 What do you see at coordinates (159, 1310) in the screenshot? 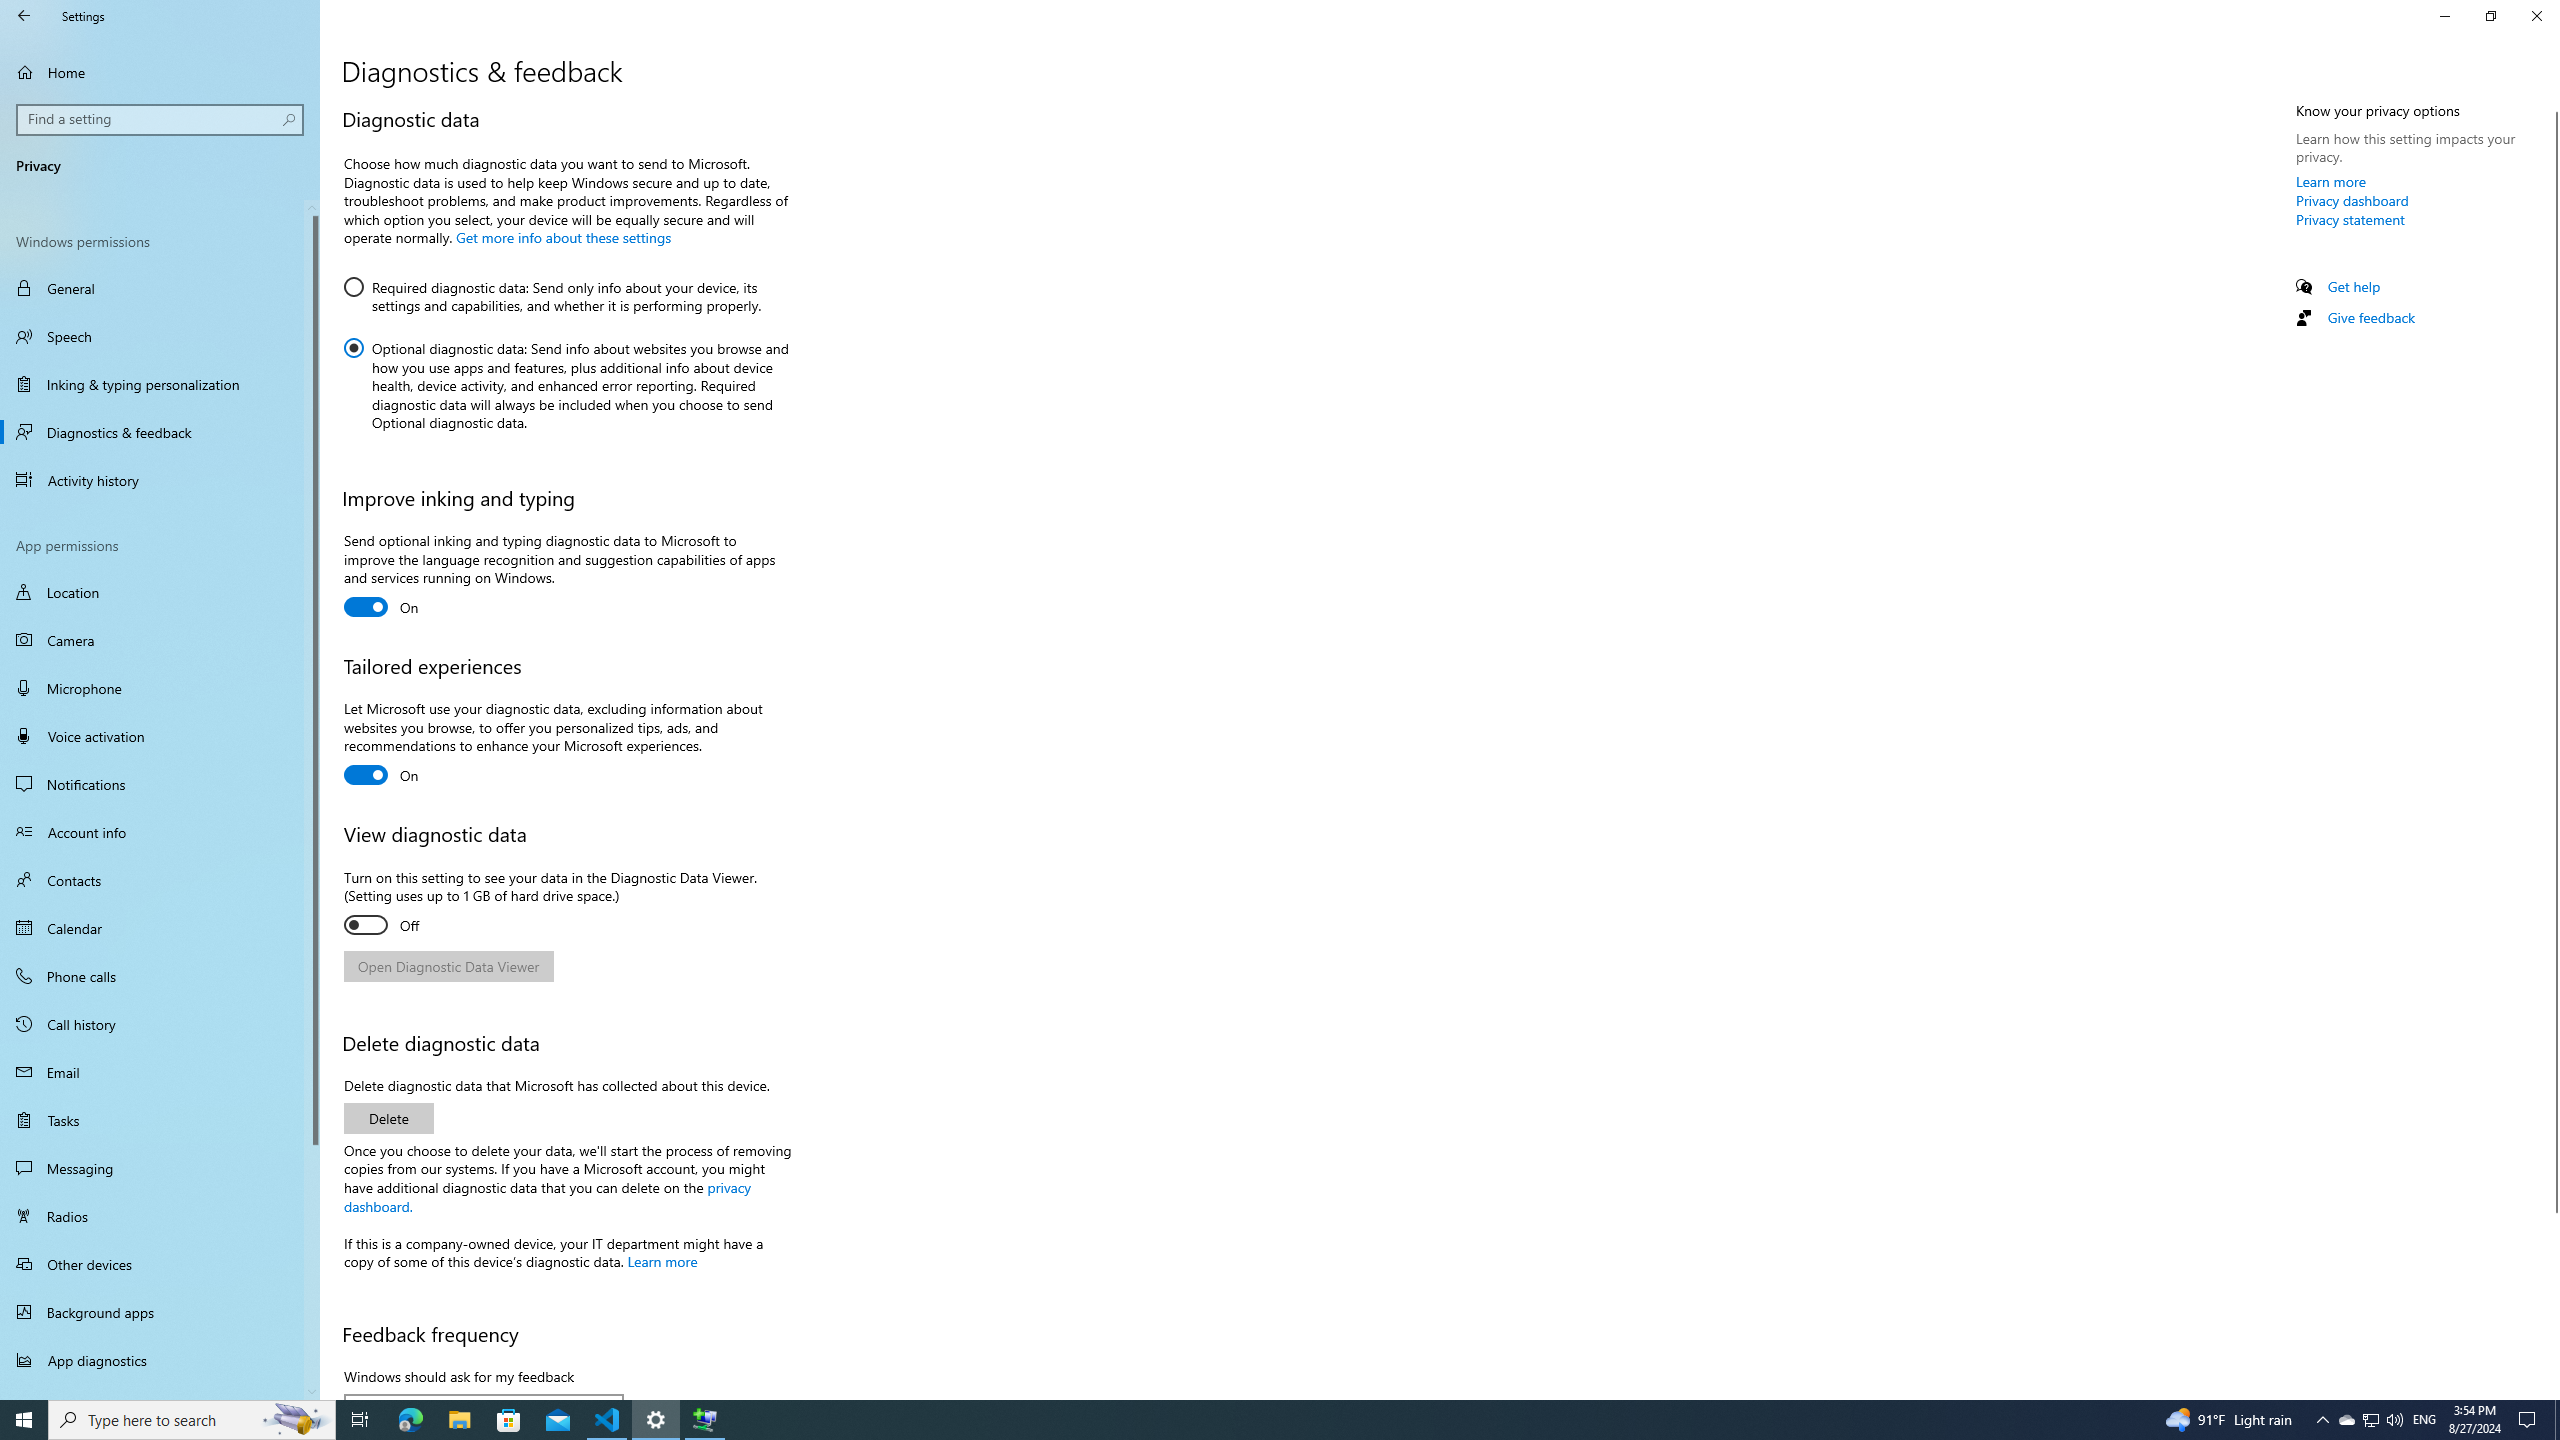
I see `'Background apps'` at bounding box center [159, 1310].